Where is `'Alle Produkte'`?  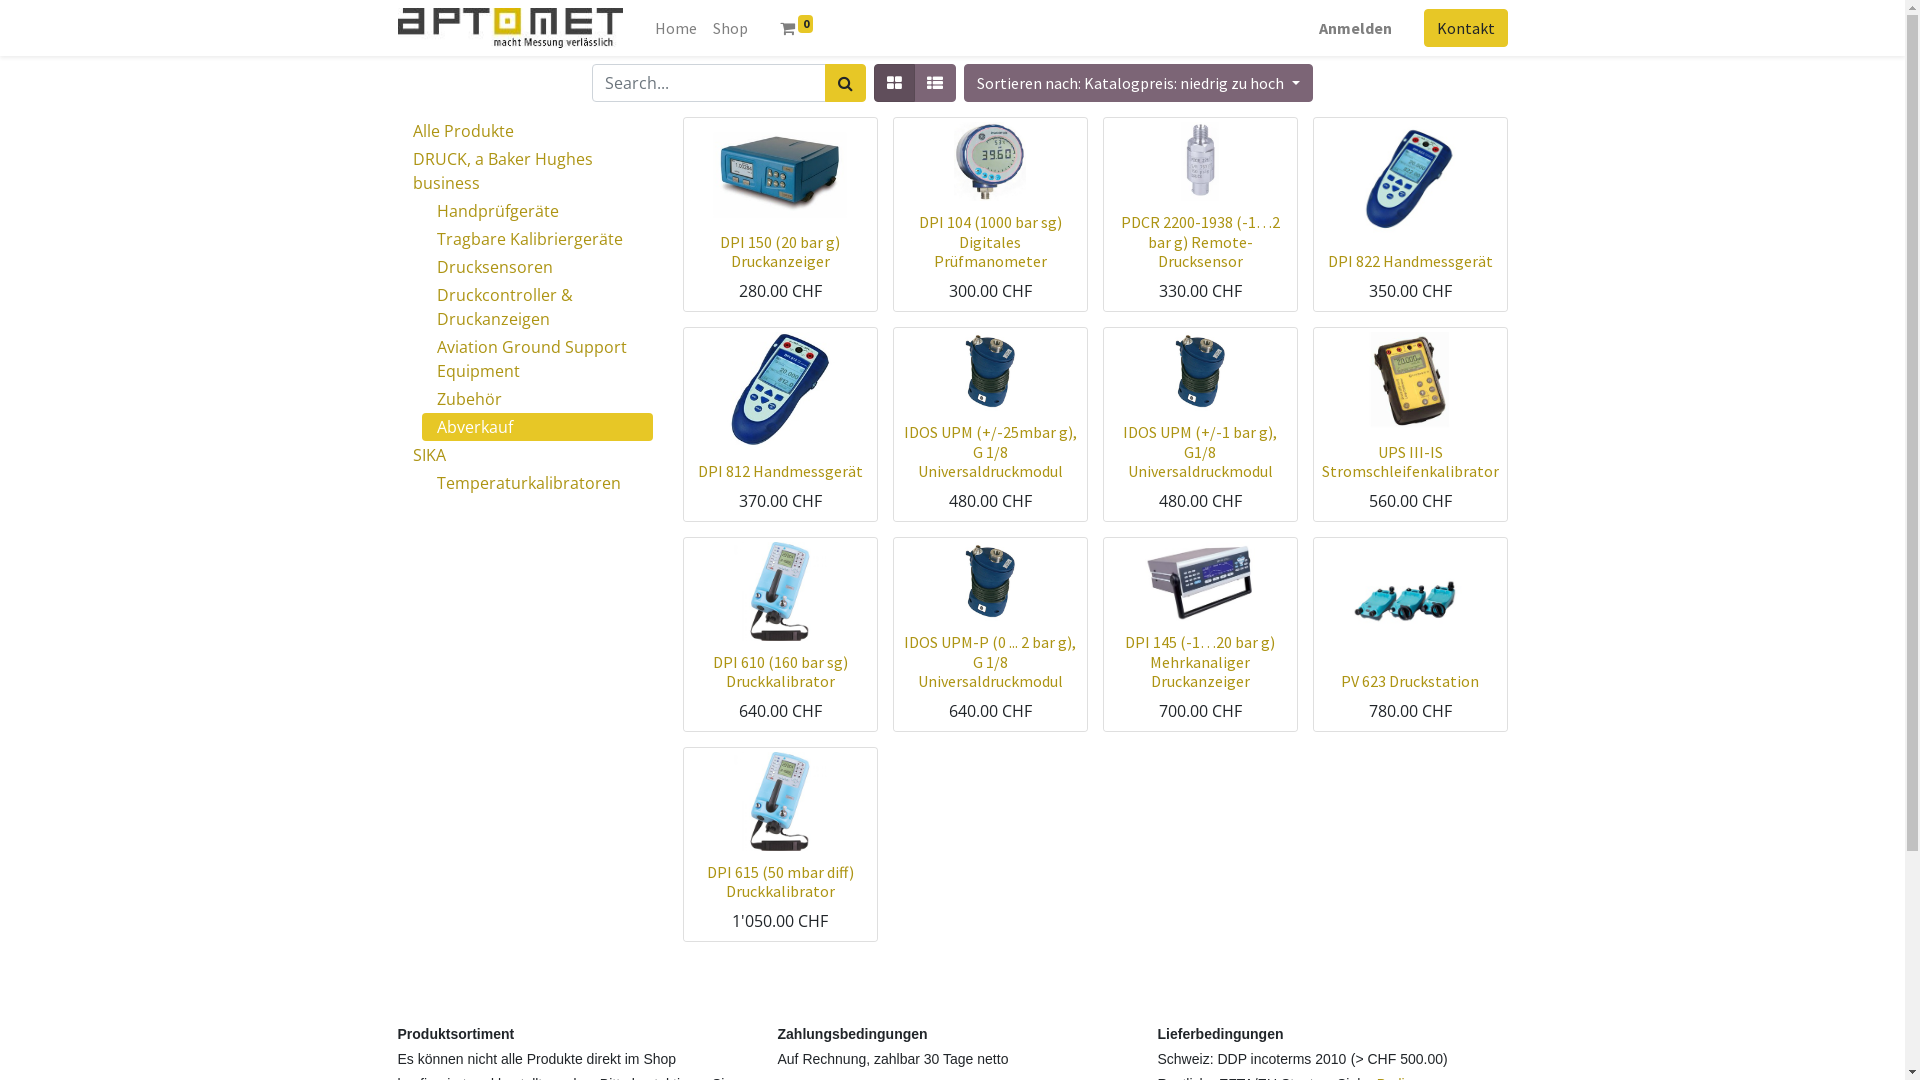 'Alle Produkte' is located at coordinates (525, 131).